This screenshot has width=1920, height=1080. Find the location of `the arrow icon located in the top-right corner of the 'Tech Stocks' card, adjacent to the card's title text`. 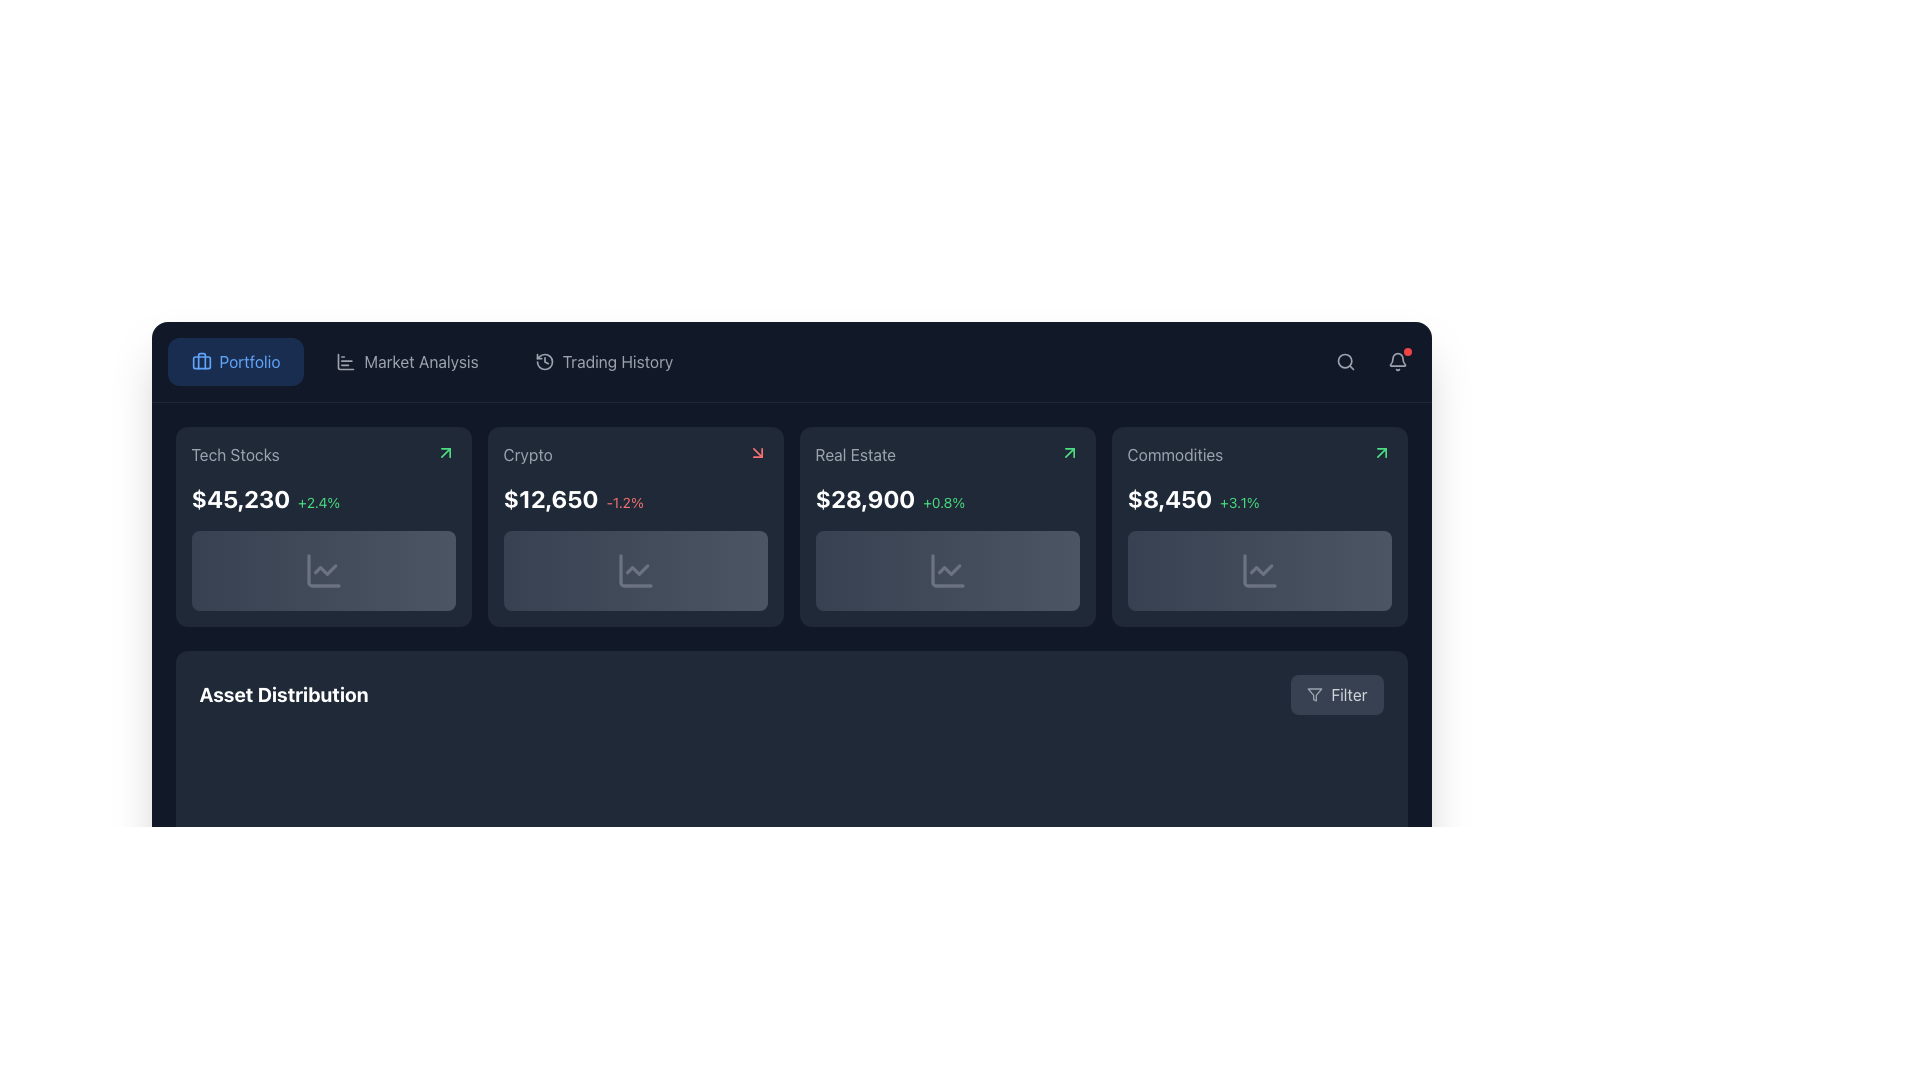

the arrow icon located in the top-right corner of the 'Tech Stocks' card, adjacent to the card's title text is located at coordinates (444, 452).